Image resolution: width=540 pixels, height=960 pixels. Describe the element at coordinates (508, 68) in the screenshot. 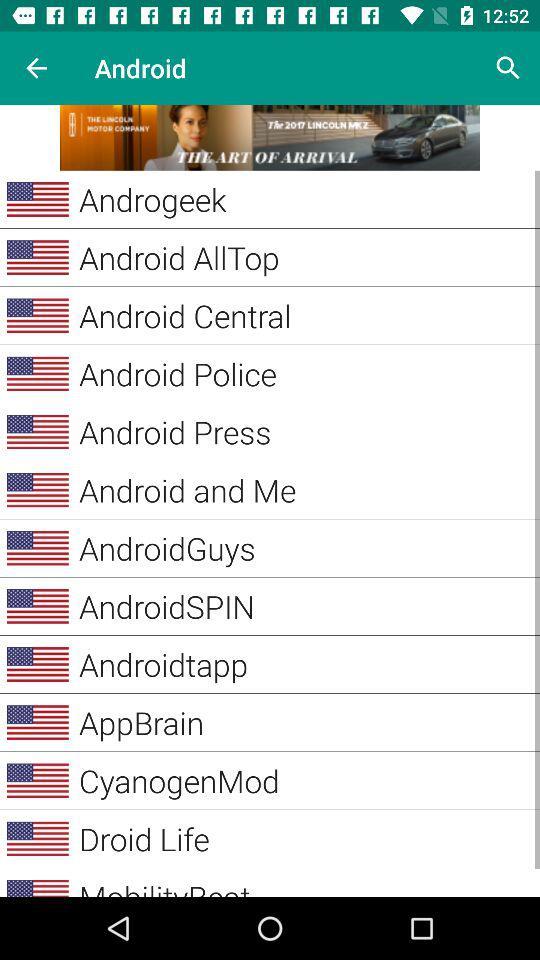

I see `search` at that location.